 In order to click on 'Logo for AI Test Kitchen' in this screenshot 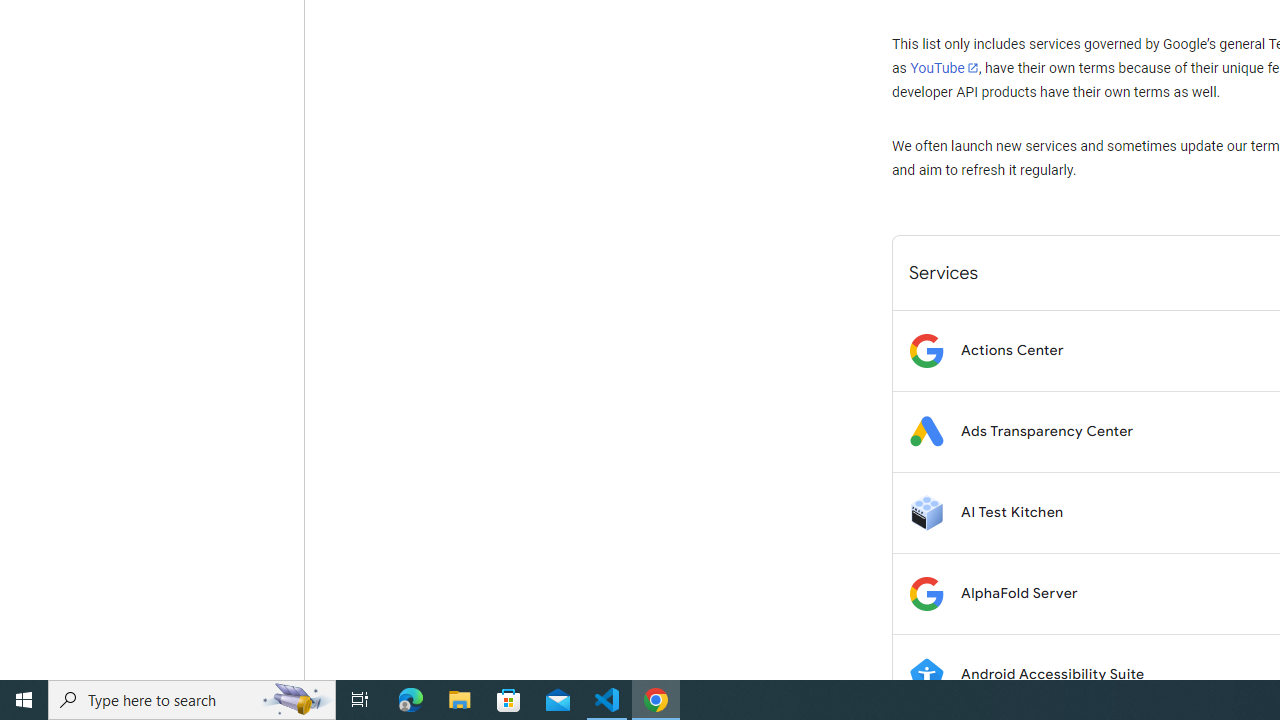, I will do `click(925, 511)`.